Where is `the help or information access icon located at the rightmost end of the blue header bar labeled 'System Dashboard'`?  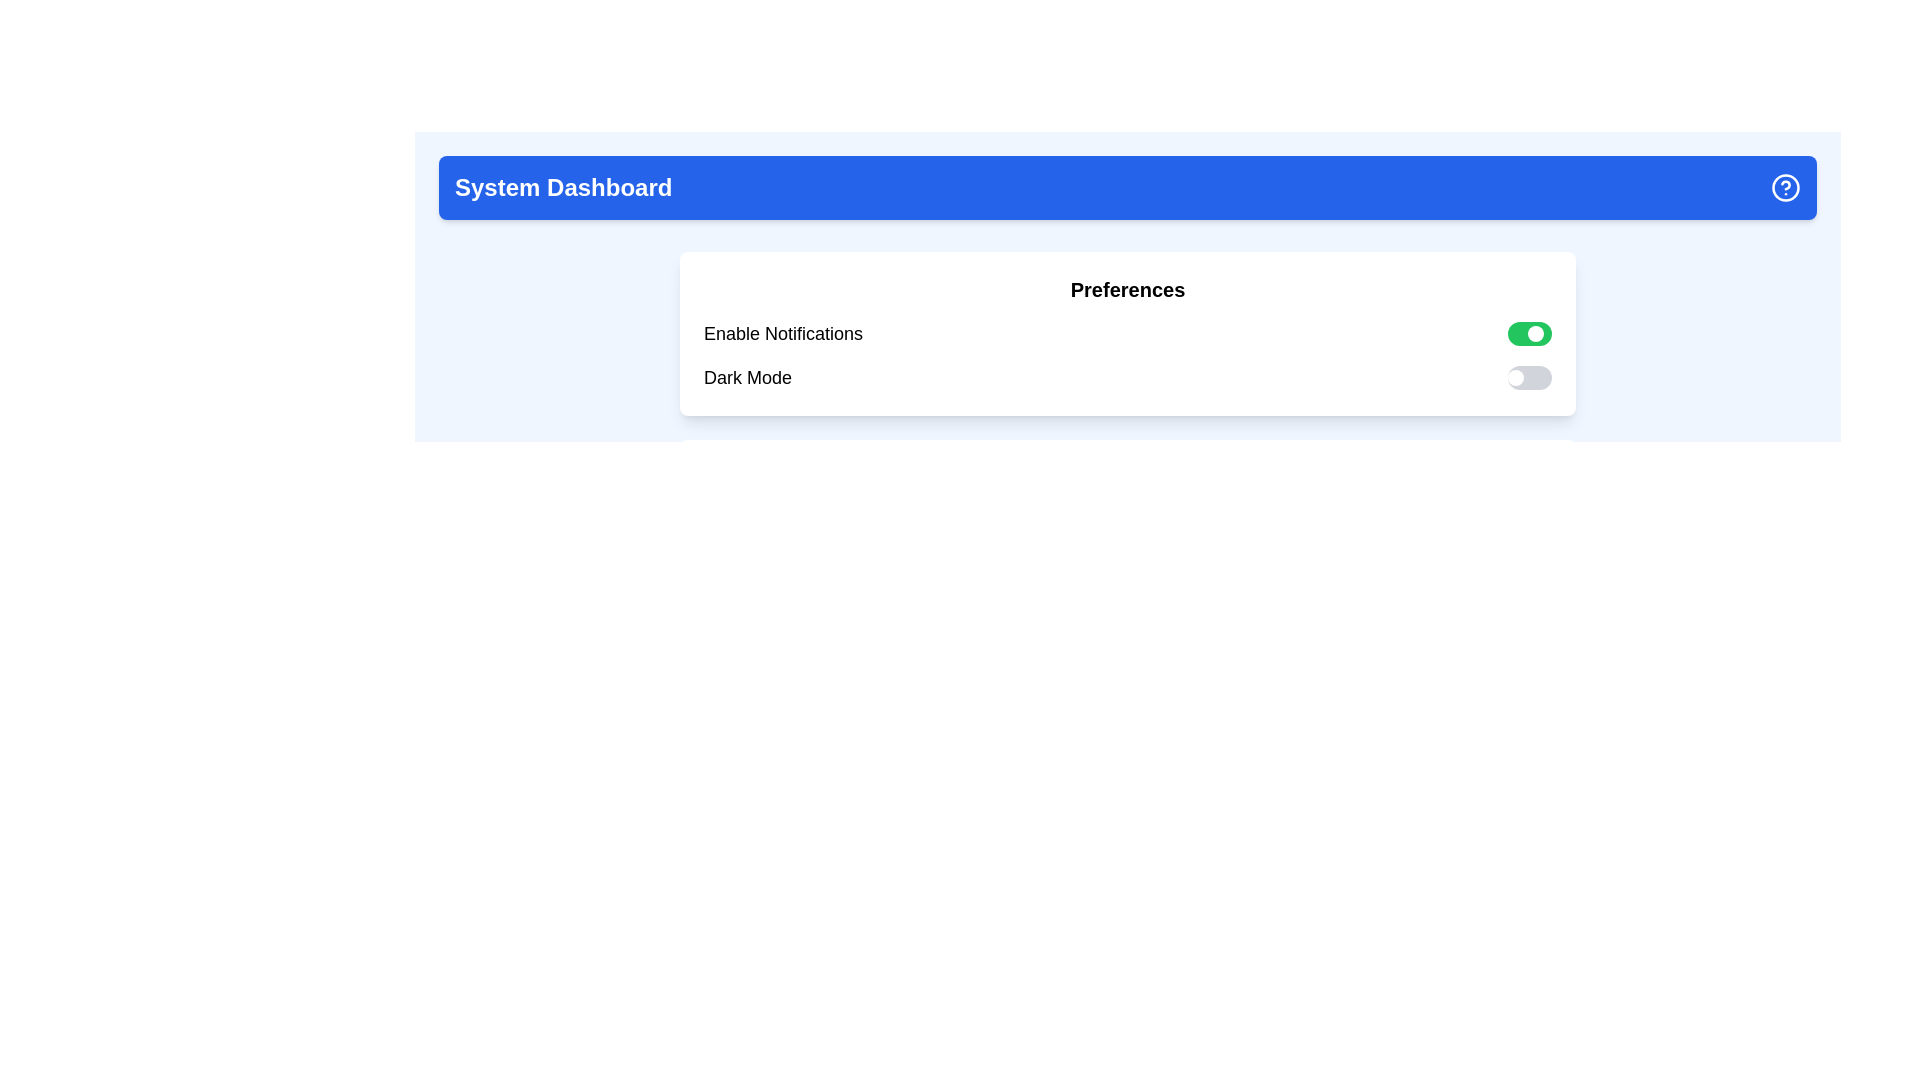 the help or information access icon located at the rightmost end of the blue header bar labeled 'System Dashboard' is located at coordinates (1785, 188).